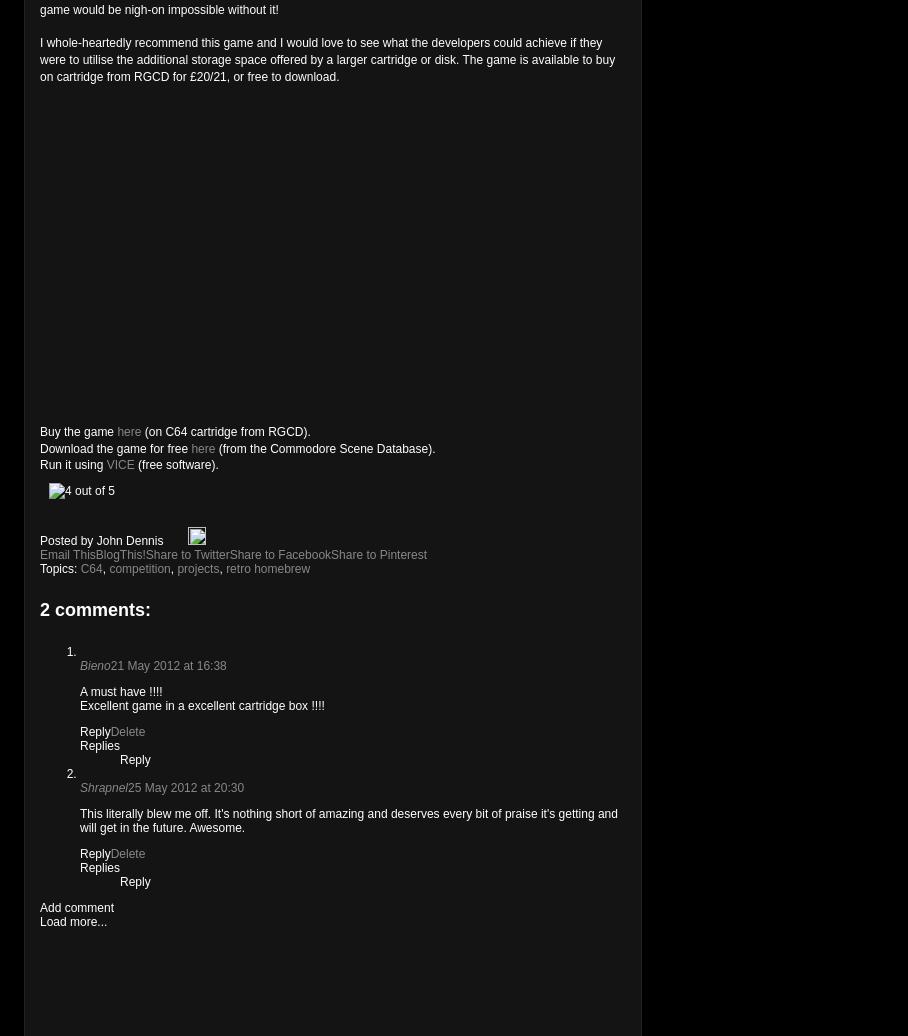 The image size is (908, 1036). What do you see at coordinates (166, 666) in the screenshot?
I see `'21 May 2012 at 16:38'` at bounding box center [166, 666].